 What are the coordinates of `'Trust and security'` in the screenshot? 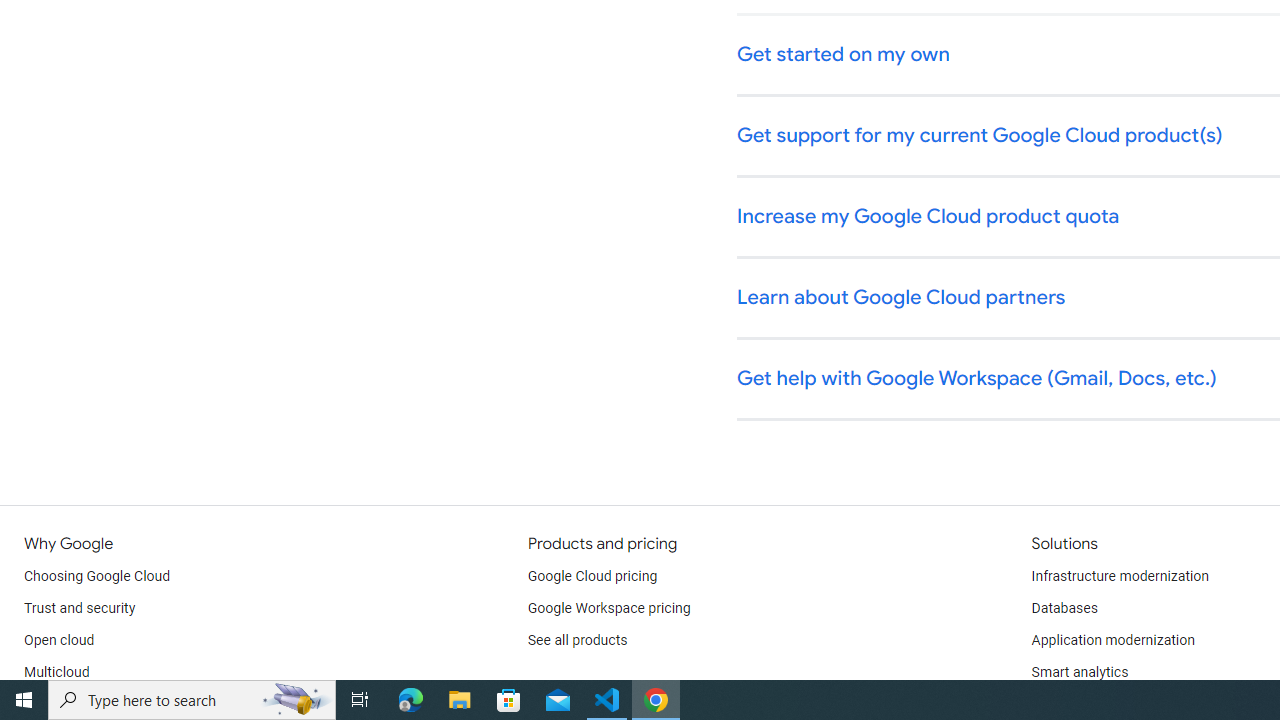 It's located at (80, 608).